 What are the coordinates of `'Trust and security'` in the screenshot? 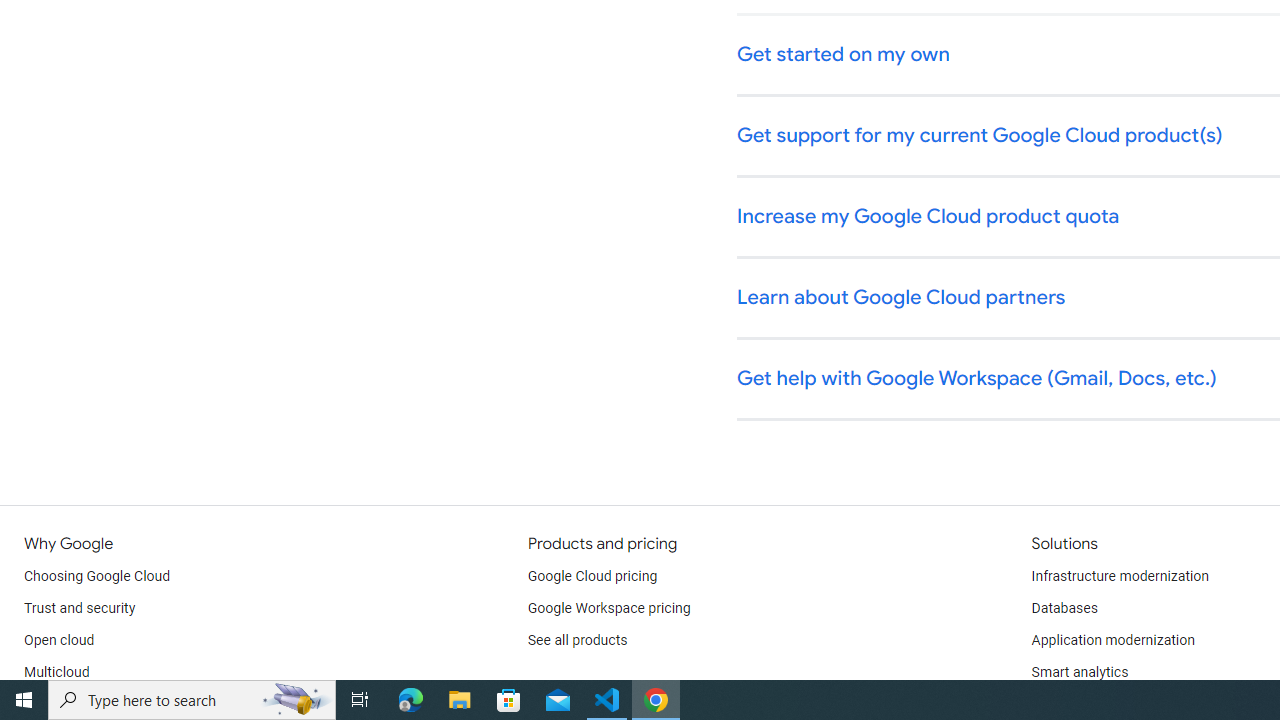 It's located at (80, 608).